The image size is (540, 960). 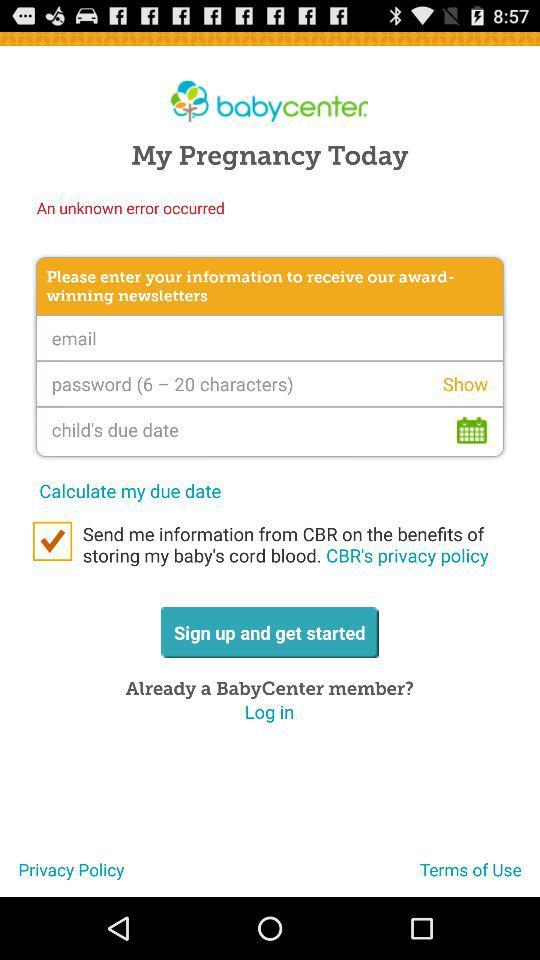 What do you see at coordinates (52, 541) in the screenshot?
I see `the icon next to send me information app` at bounding box center [52, 541].